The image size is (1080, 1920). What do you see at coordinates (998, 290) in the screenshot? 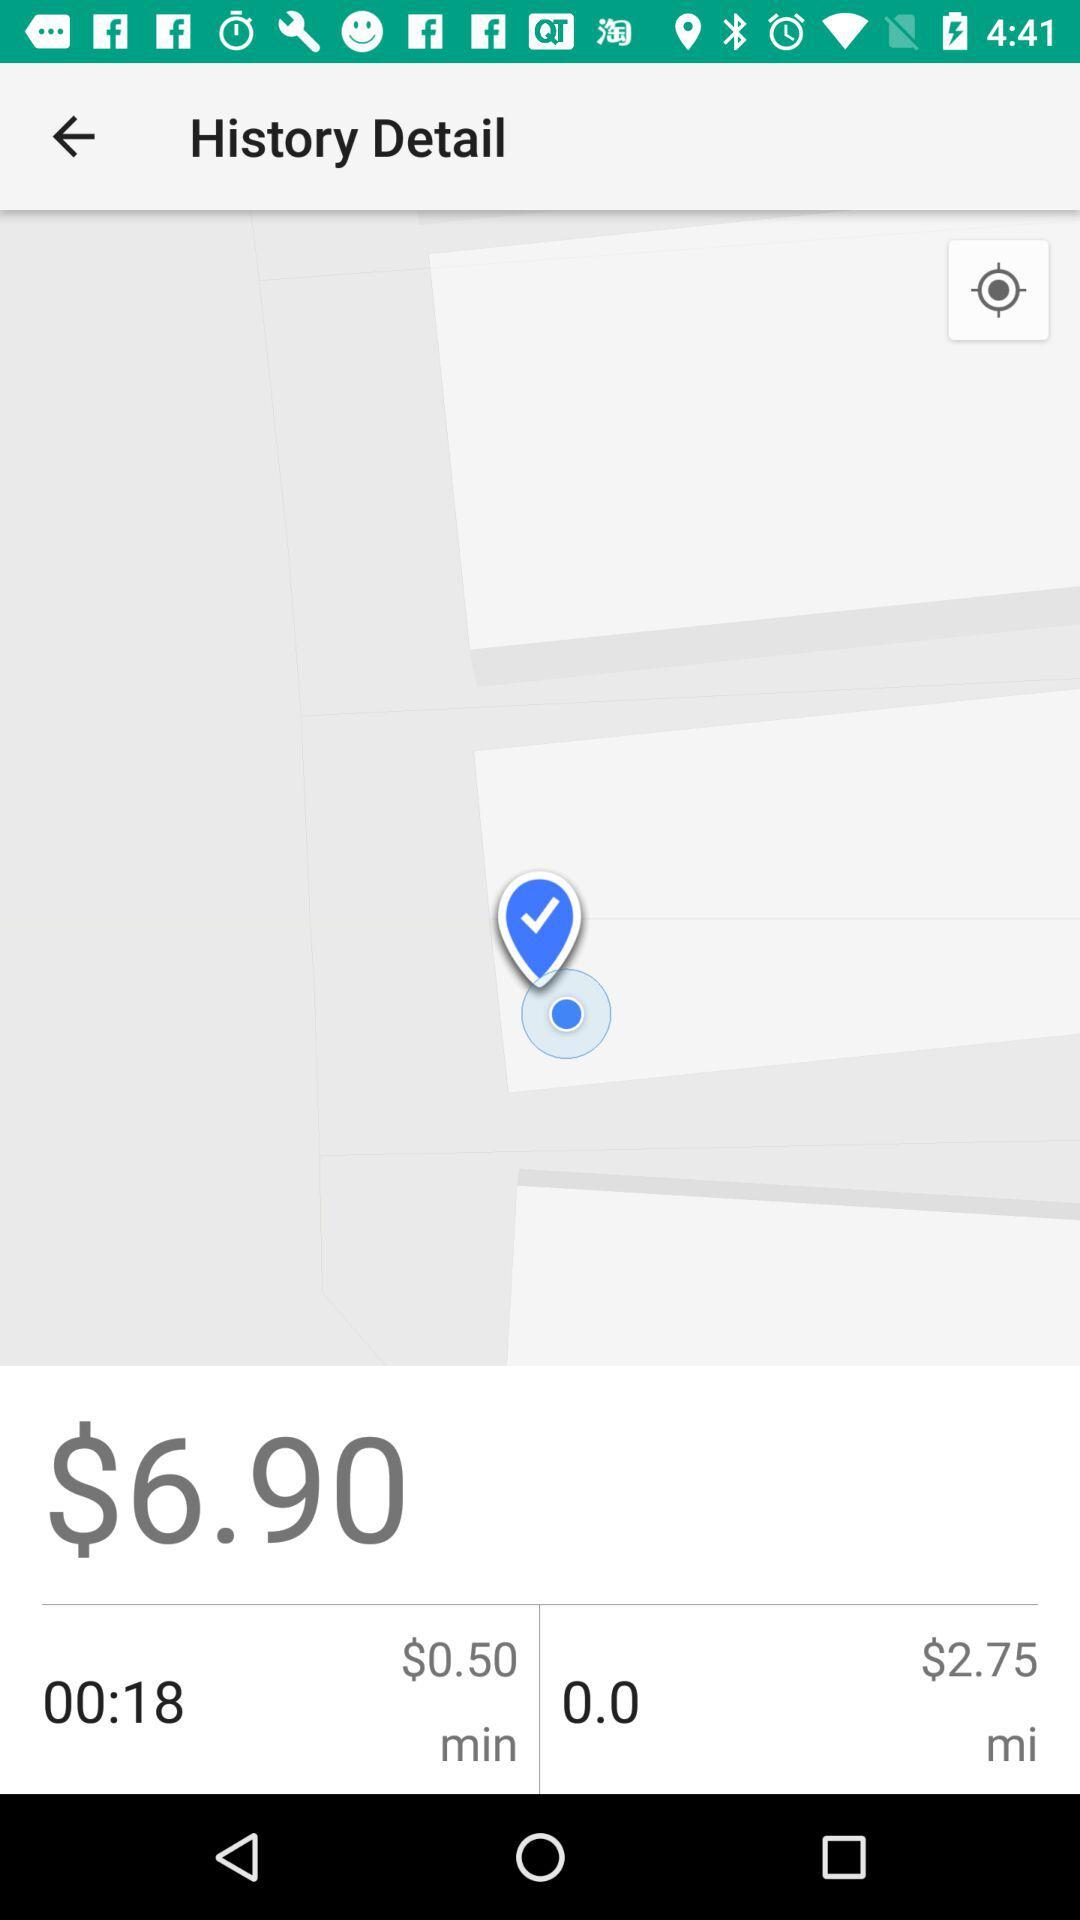
I see `the location_crosshair icon` at bounding box center [998, 290].